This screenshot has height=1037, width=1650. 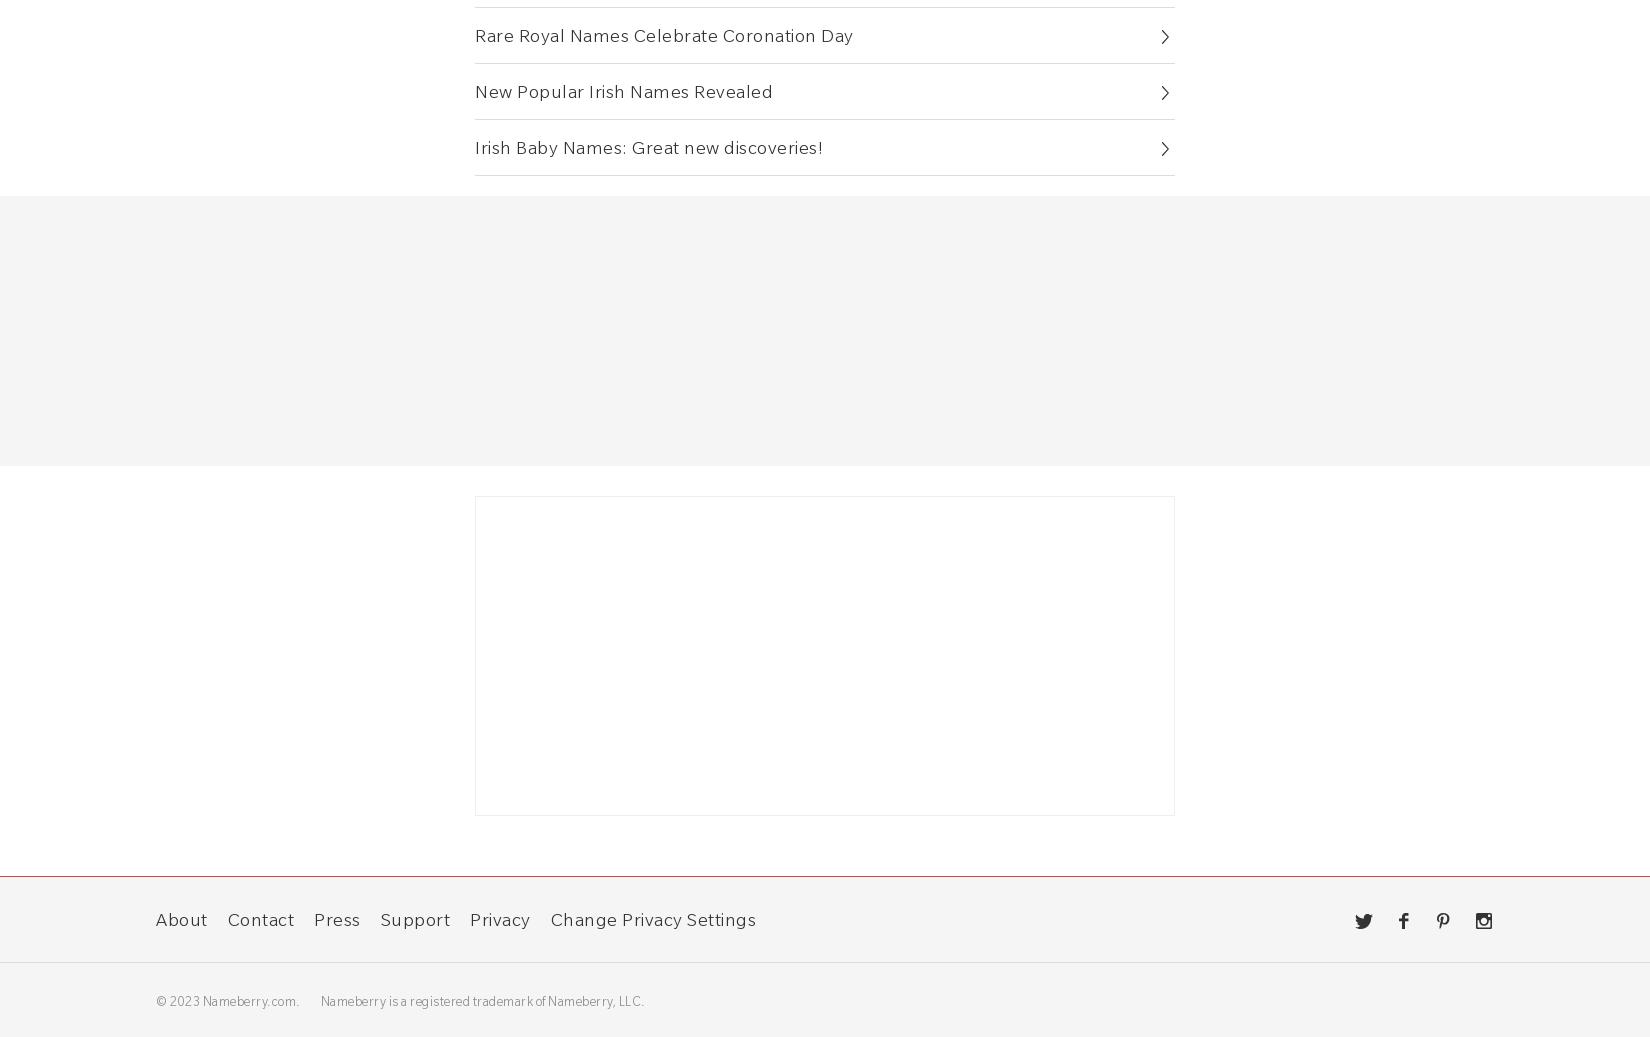 I want to click on 'Press', so click(x=336, y=918).